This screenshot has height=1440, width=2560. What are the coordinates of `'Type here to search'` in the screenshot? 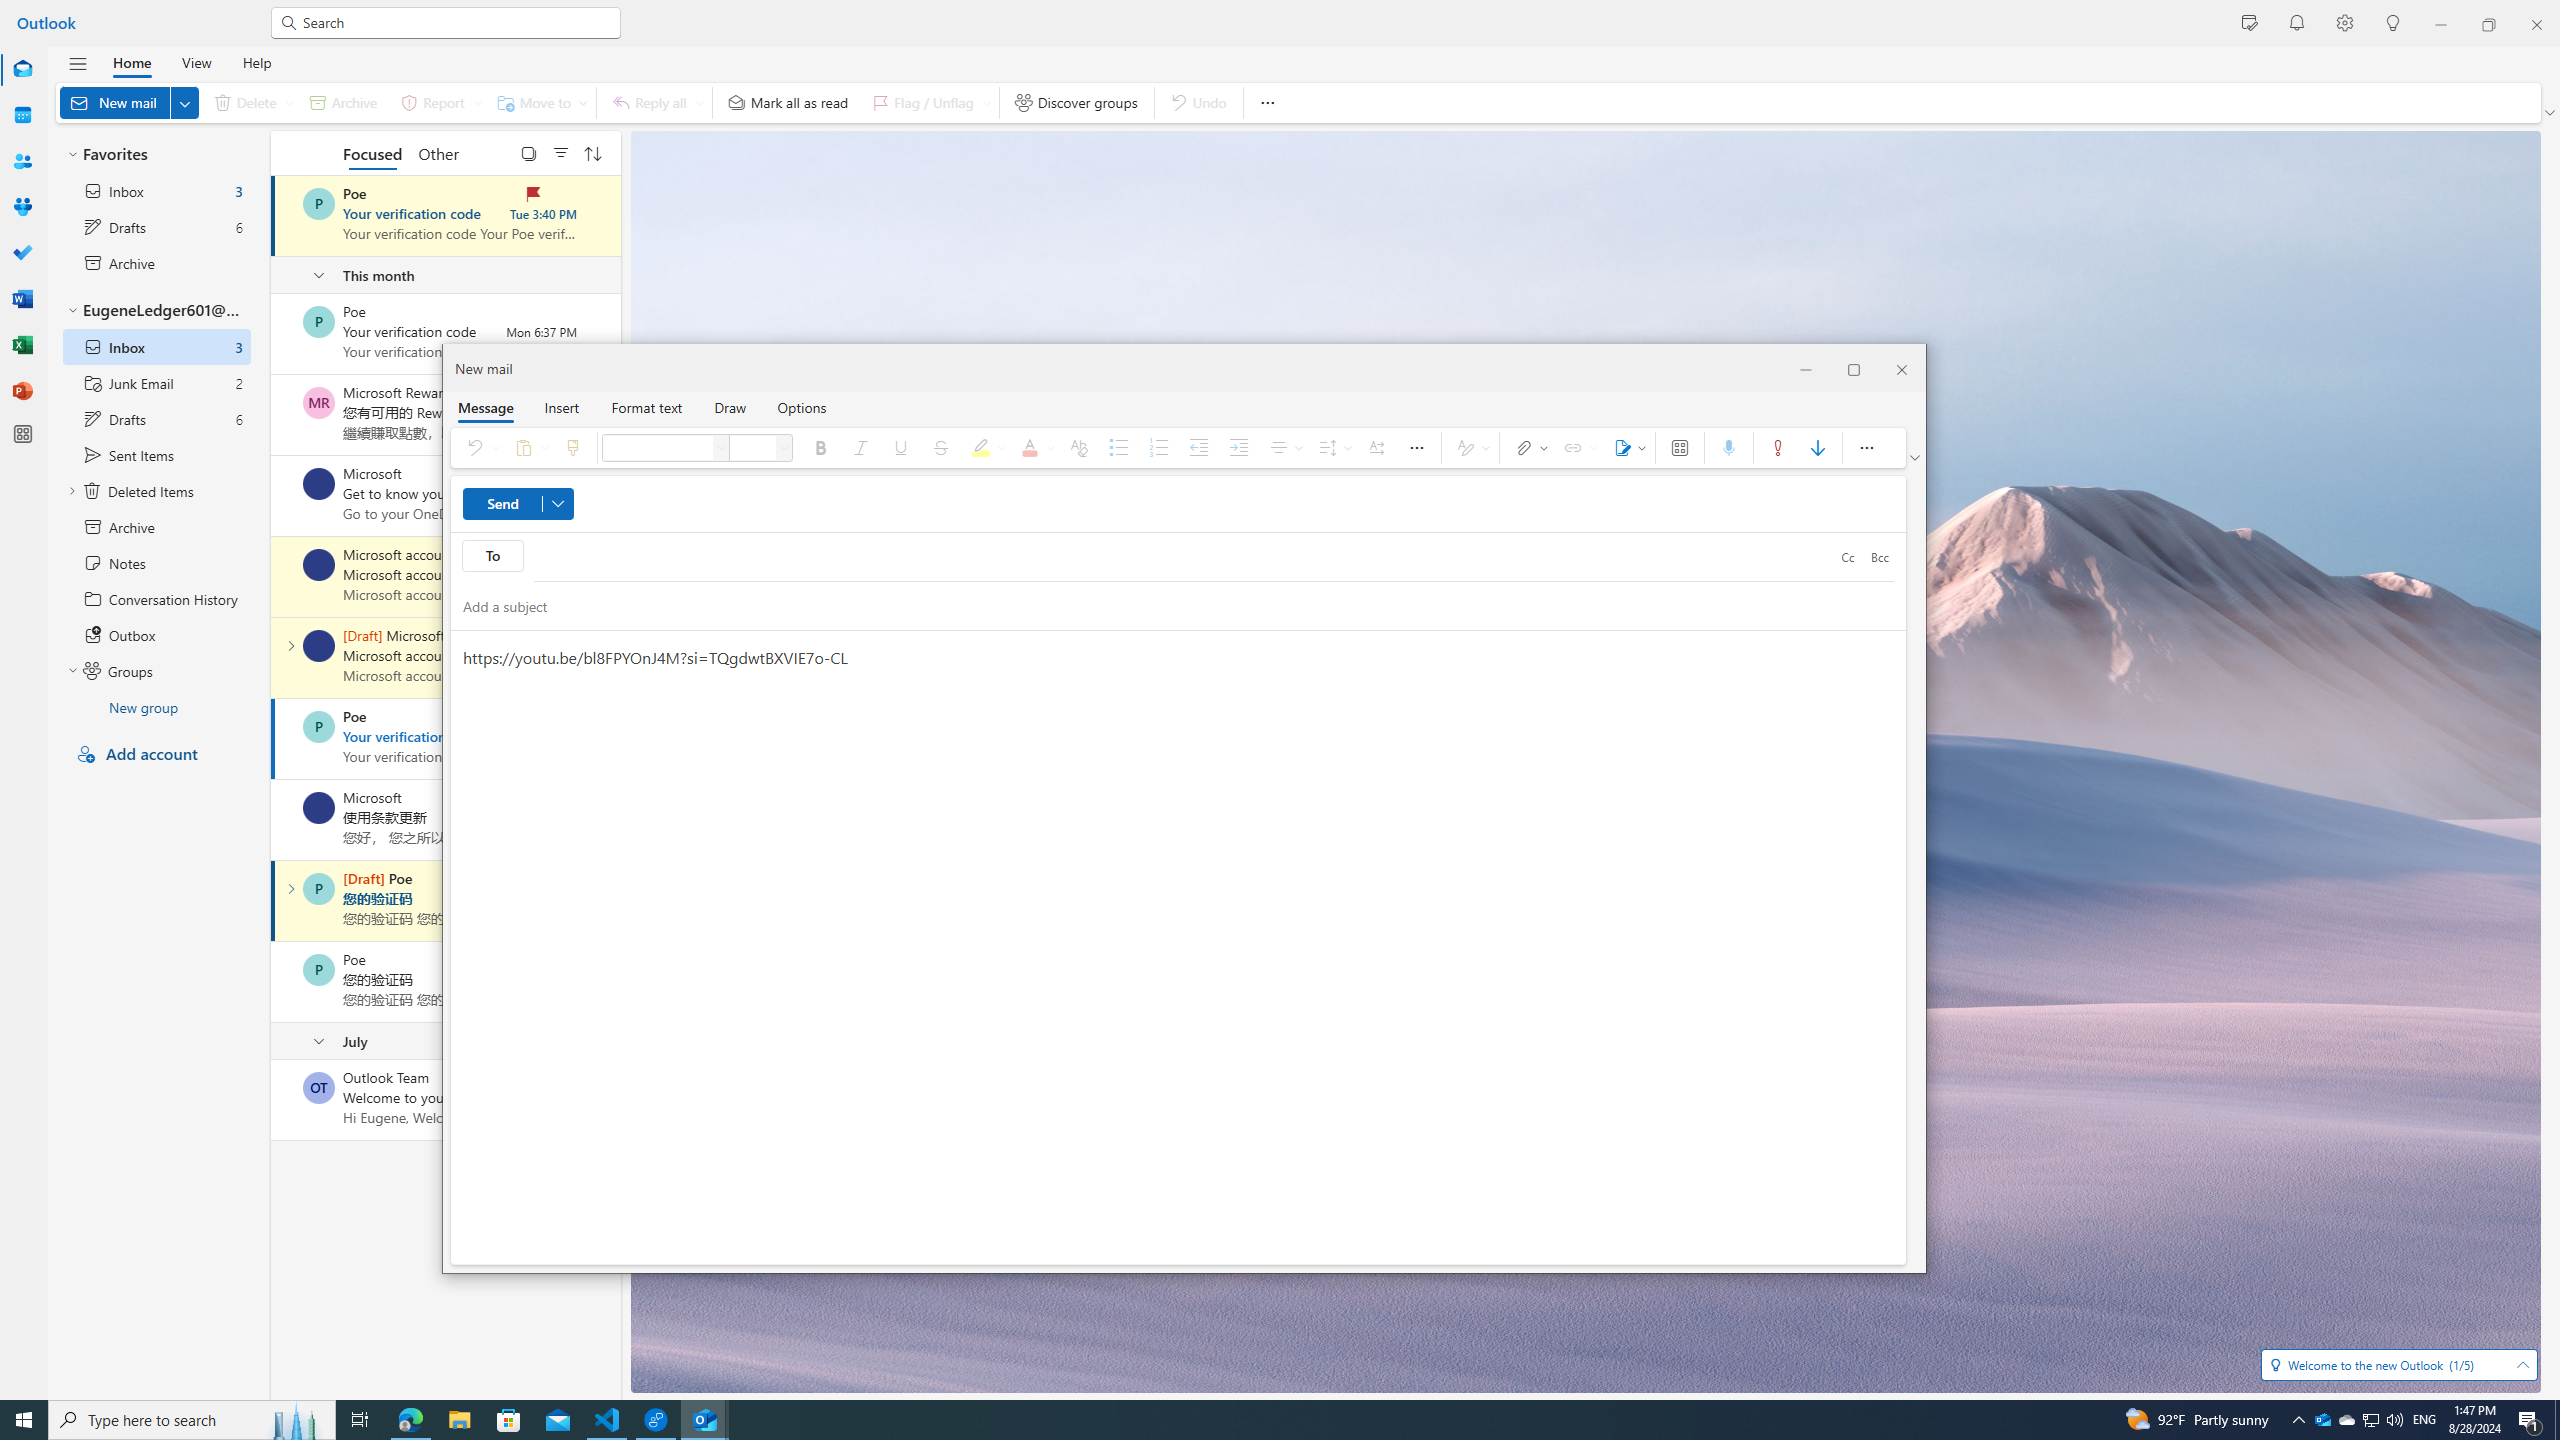 It's located at (191, 1418).